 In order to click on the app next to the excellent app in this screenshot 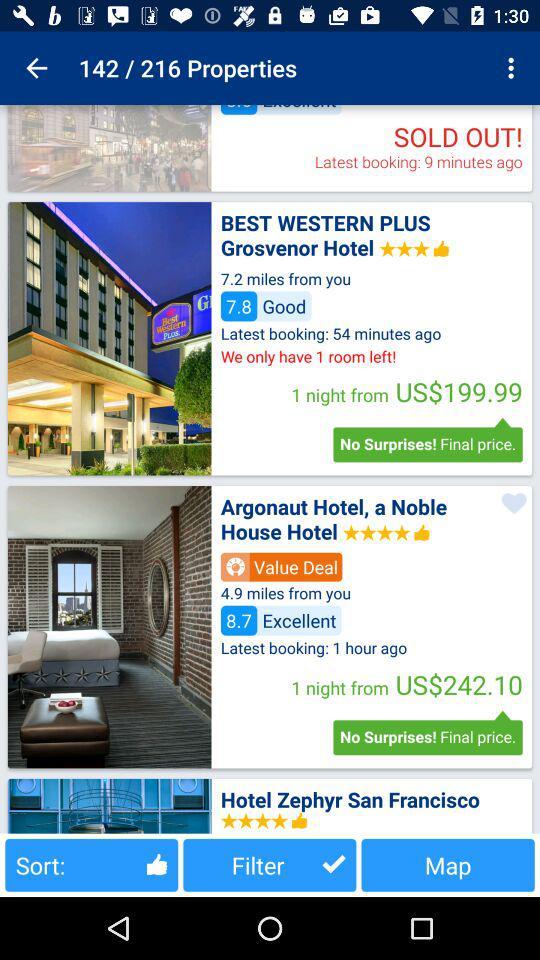, I will do `click(513, 68)`.